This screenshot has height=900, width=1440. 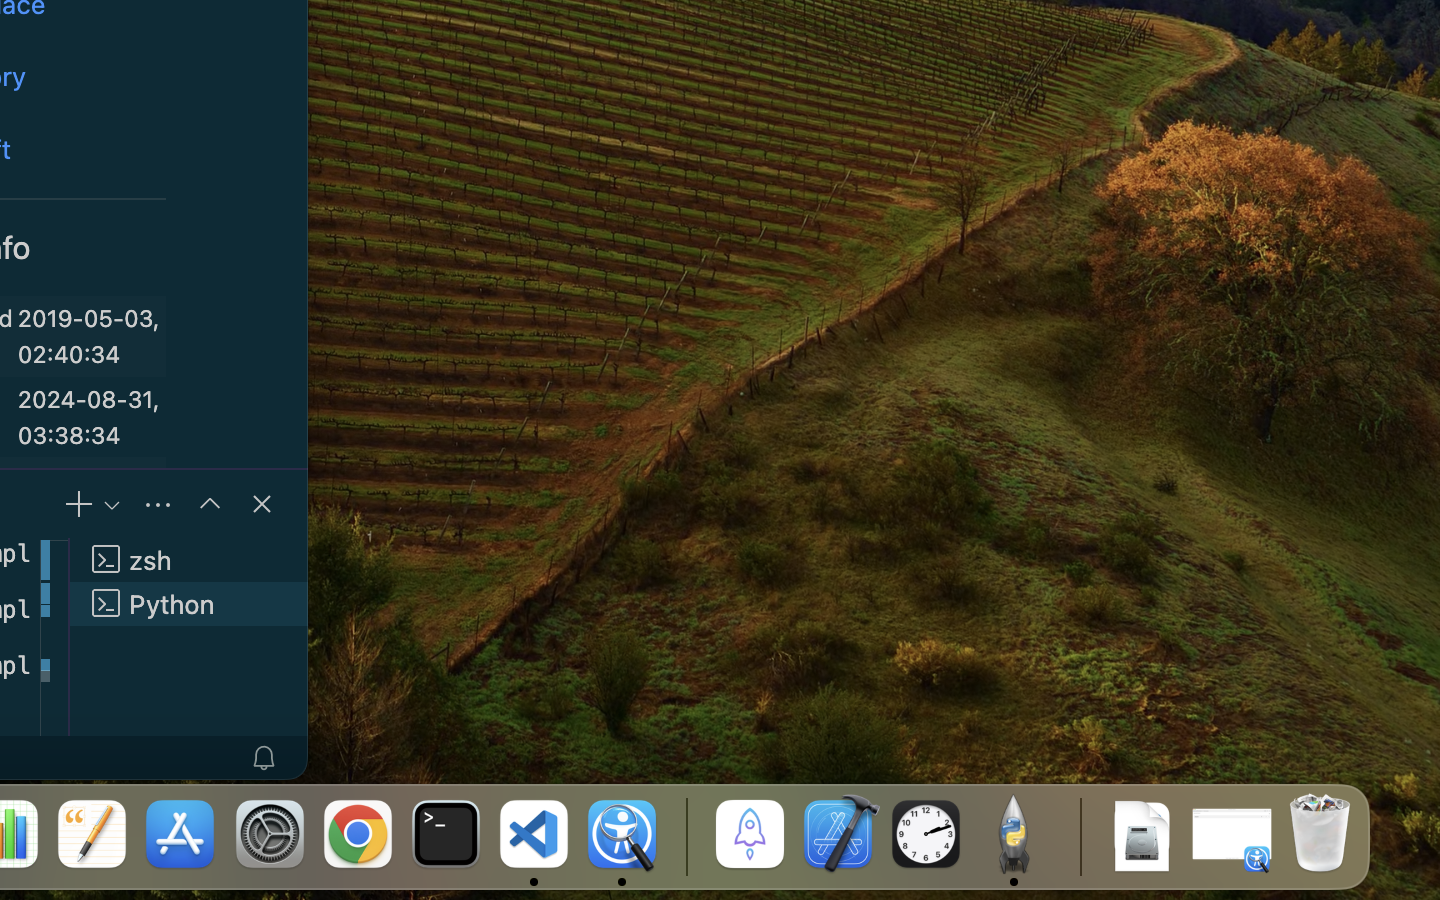 I want to click on '2019-05-03, 02:40:34', so click(x=88, y=335).